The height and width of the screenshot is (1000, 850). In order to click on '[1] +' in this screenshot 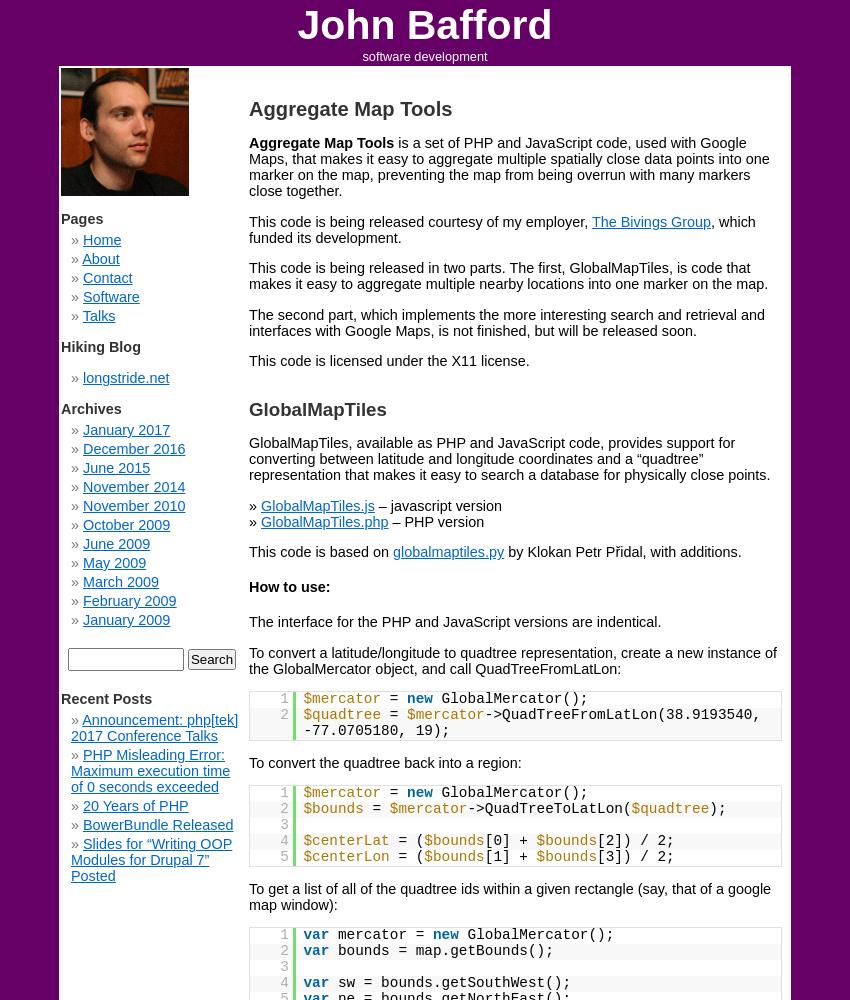, I will do `click(510, 855)`.